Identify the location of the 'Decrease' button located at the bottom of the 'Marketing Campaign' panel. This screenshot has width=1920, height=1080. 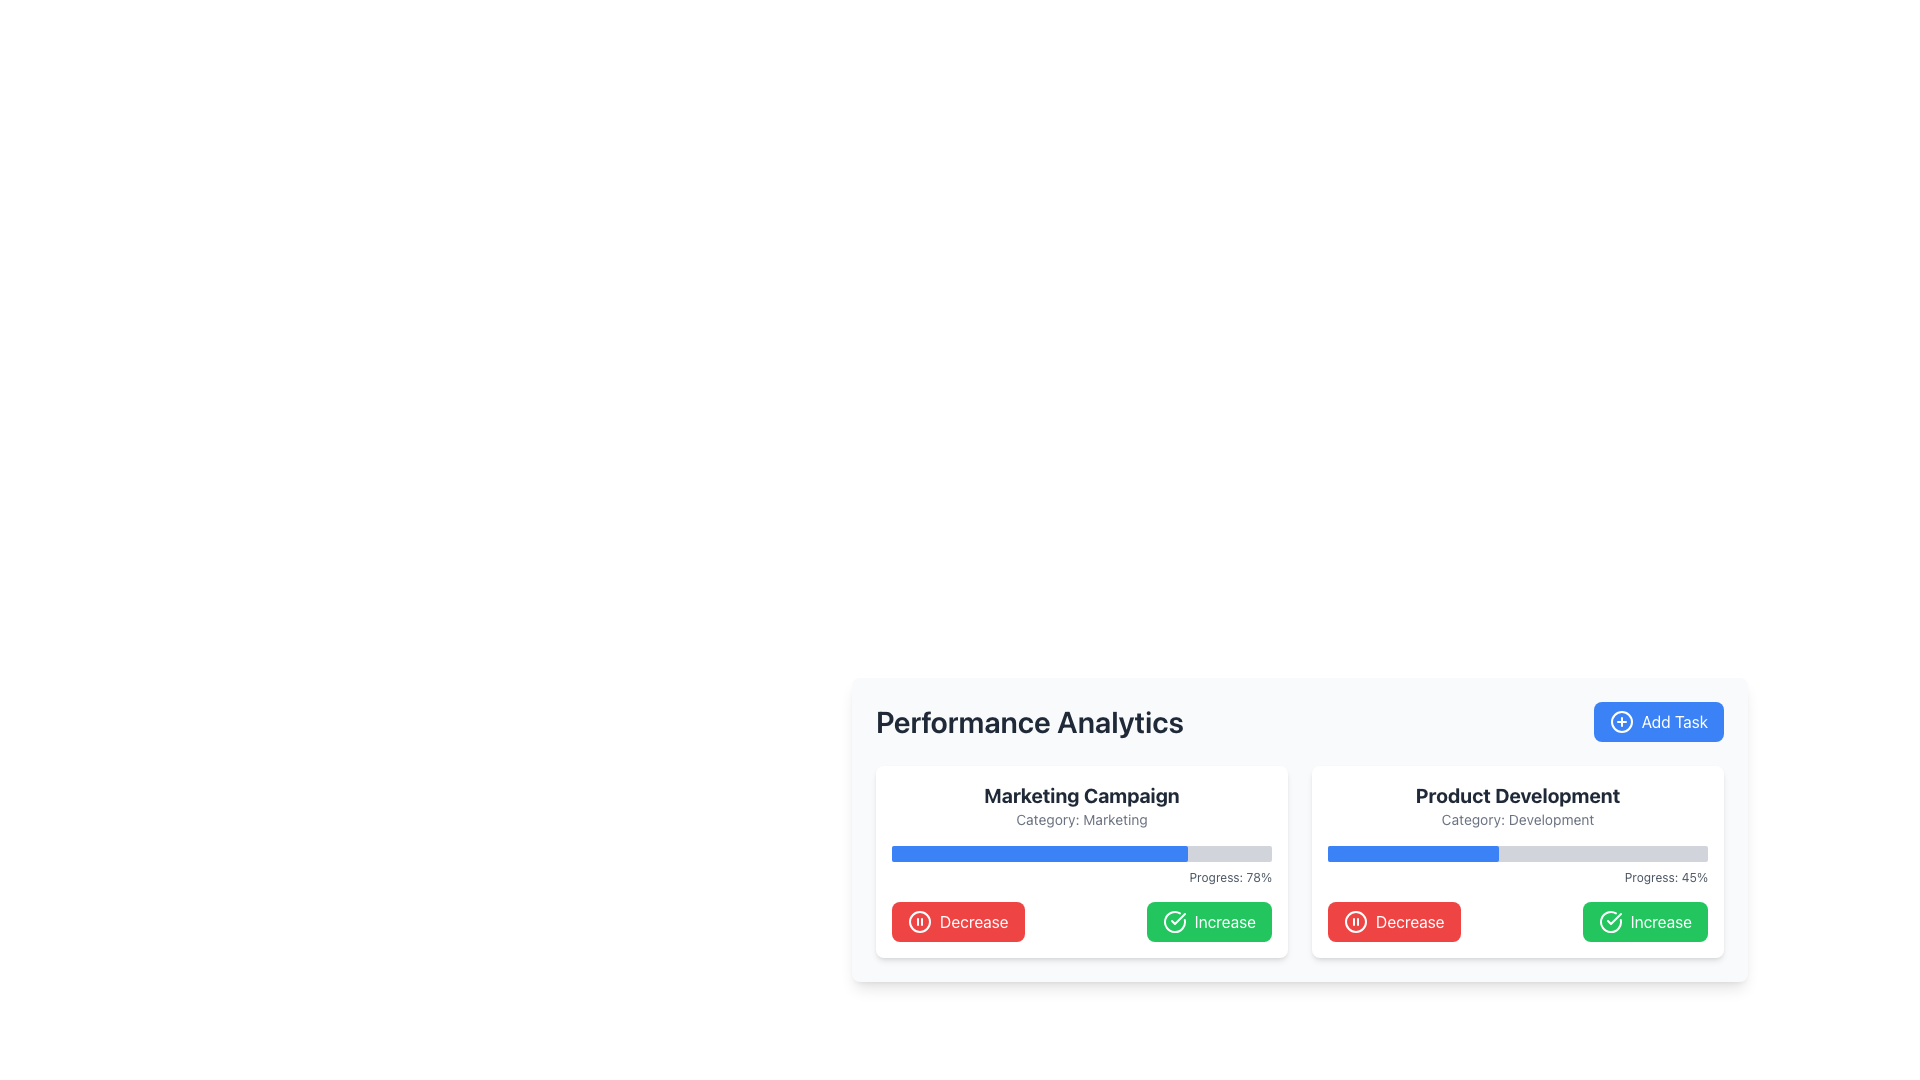
(1080, 921).